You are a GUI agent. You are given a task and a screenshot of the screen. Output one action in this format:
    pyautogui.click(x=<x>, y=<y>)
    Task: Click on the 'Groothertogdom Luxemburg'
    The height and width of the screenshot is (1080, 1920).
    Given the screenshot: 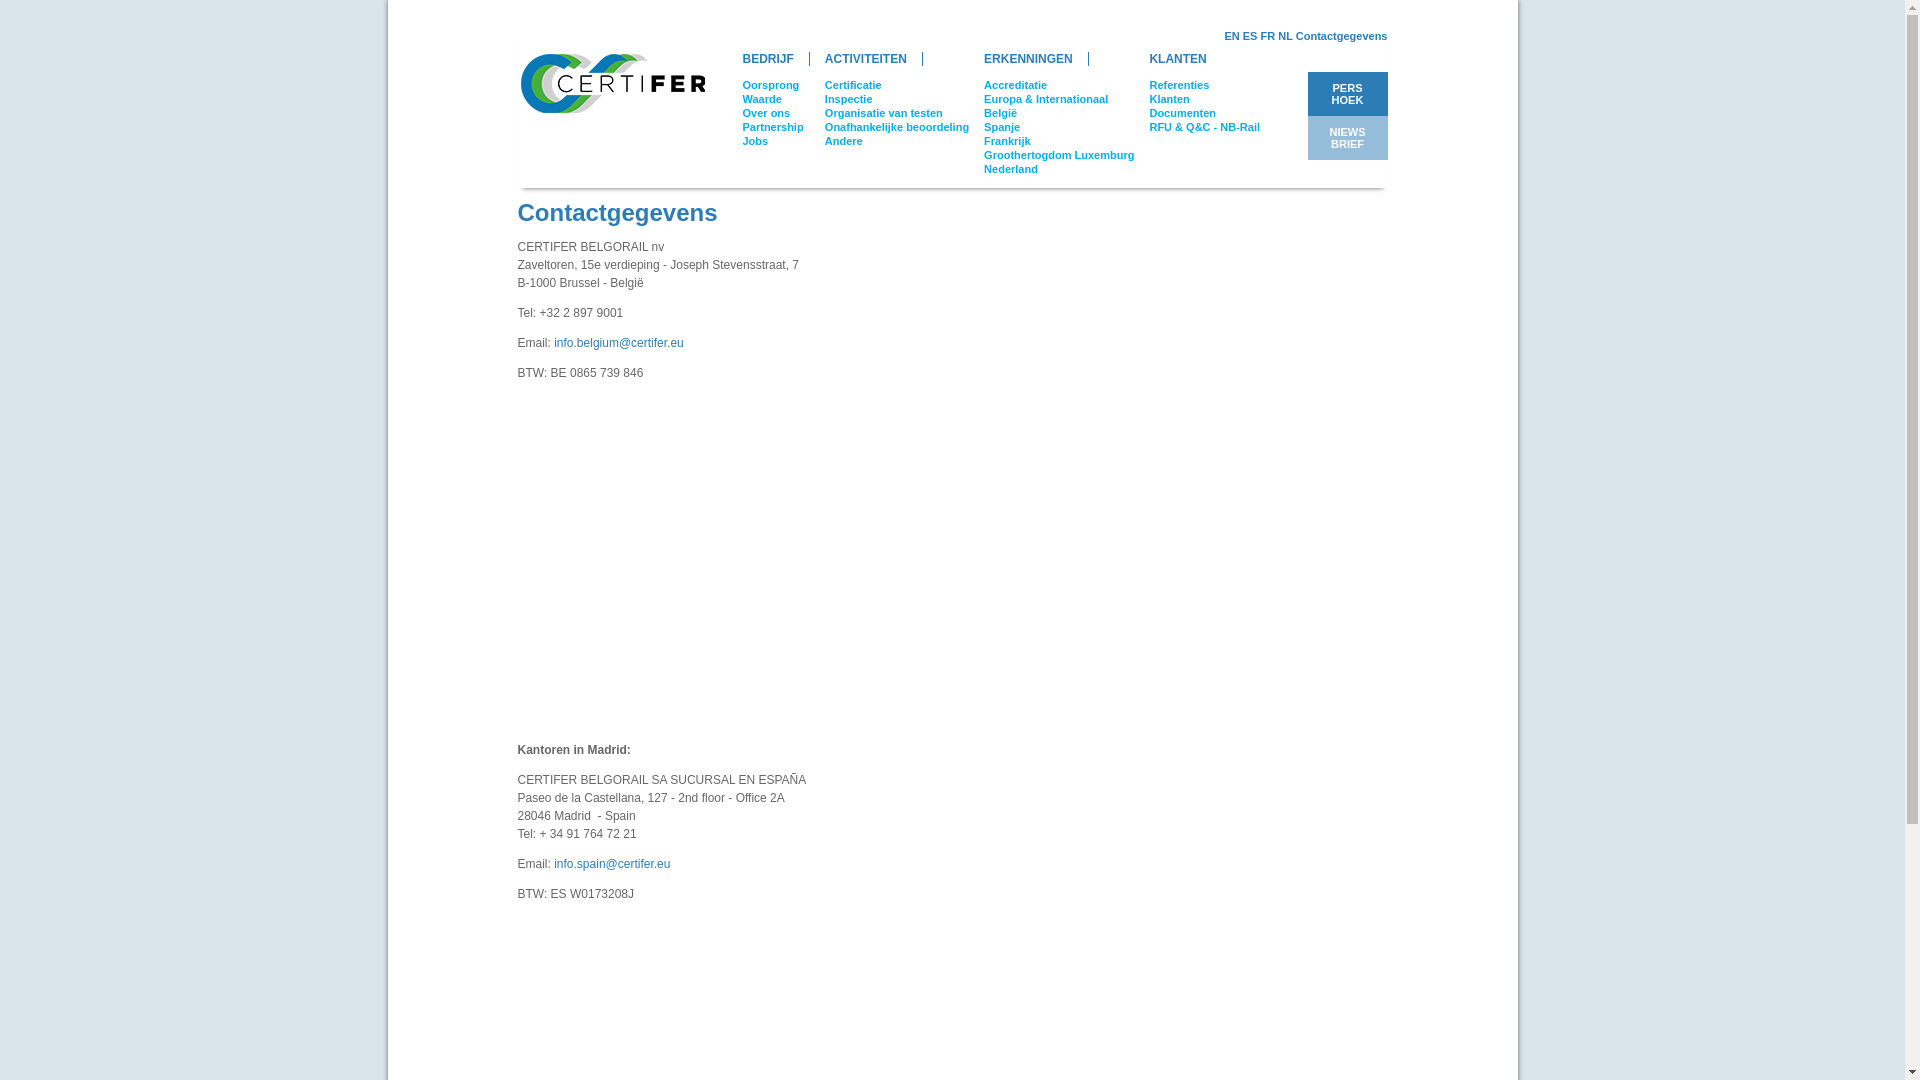 What is the action you would take?
    pyautogui.click(x=1058, y=153)
    